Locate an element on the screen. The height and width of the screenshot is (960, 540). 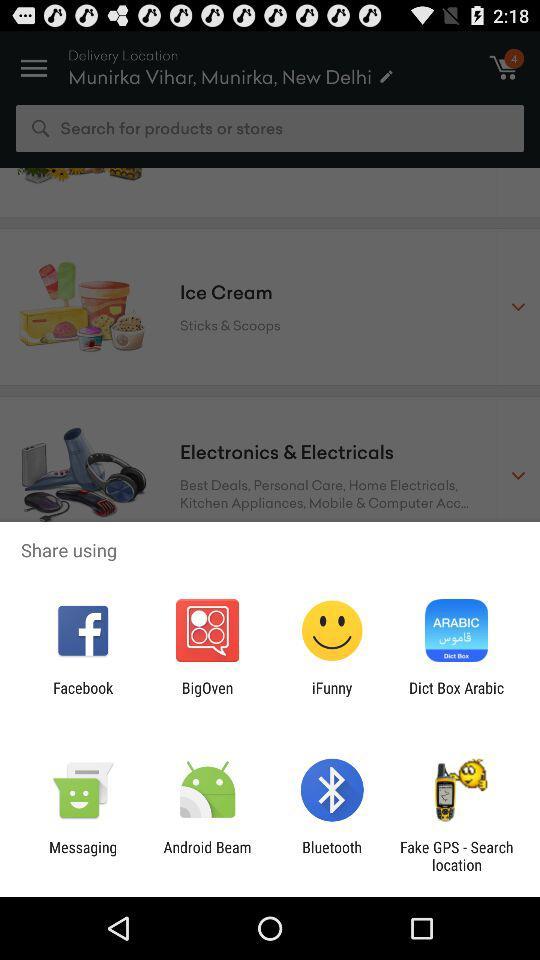
android beam is located at coordinates (206, 855).